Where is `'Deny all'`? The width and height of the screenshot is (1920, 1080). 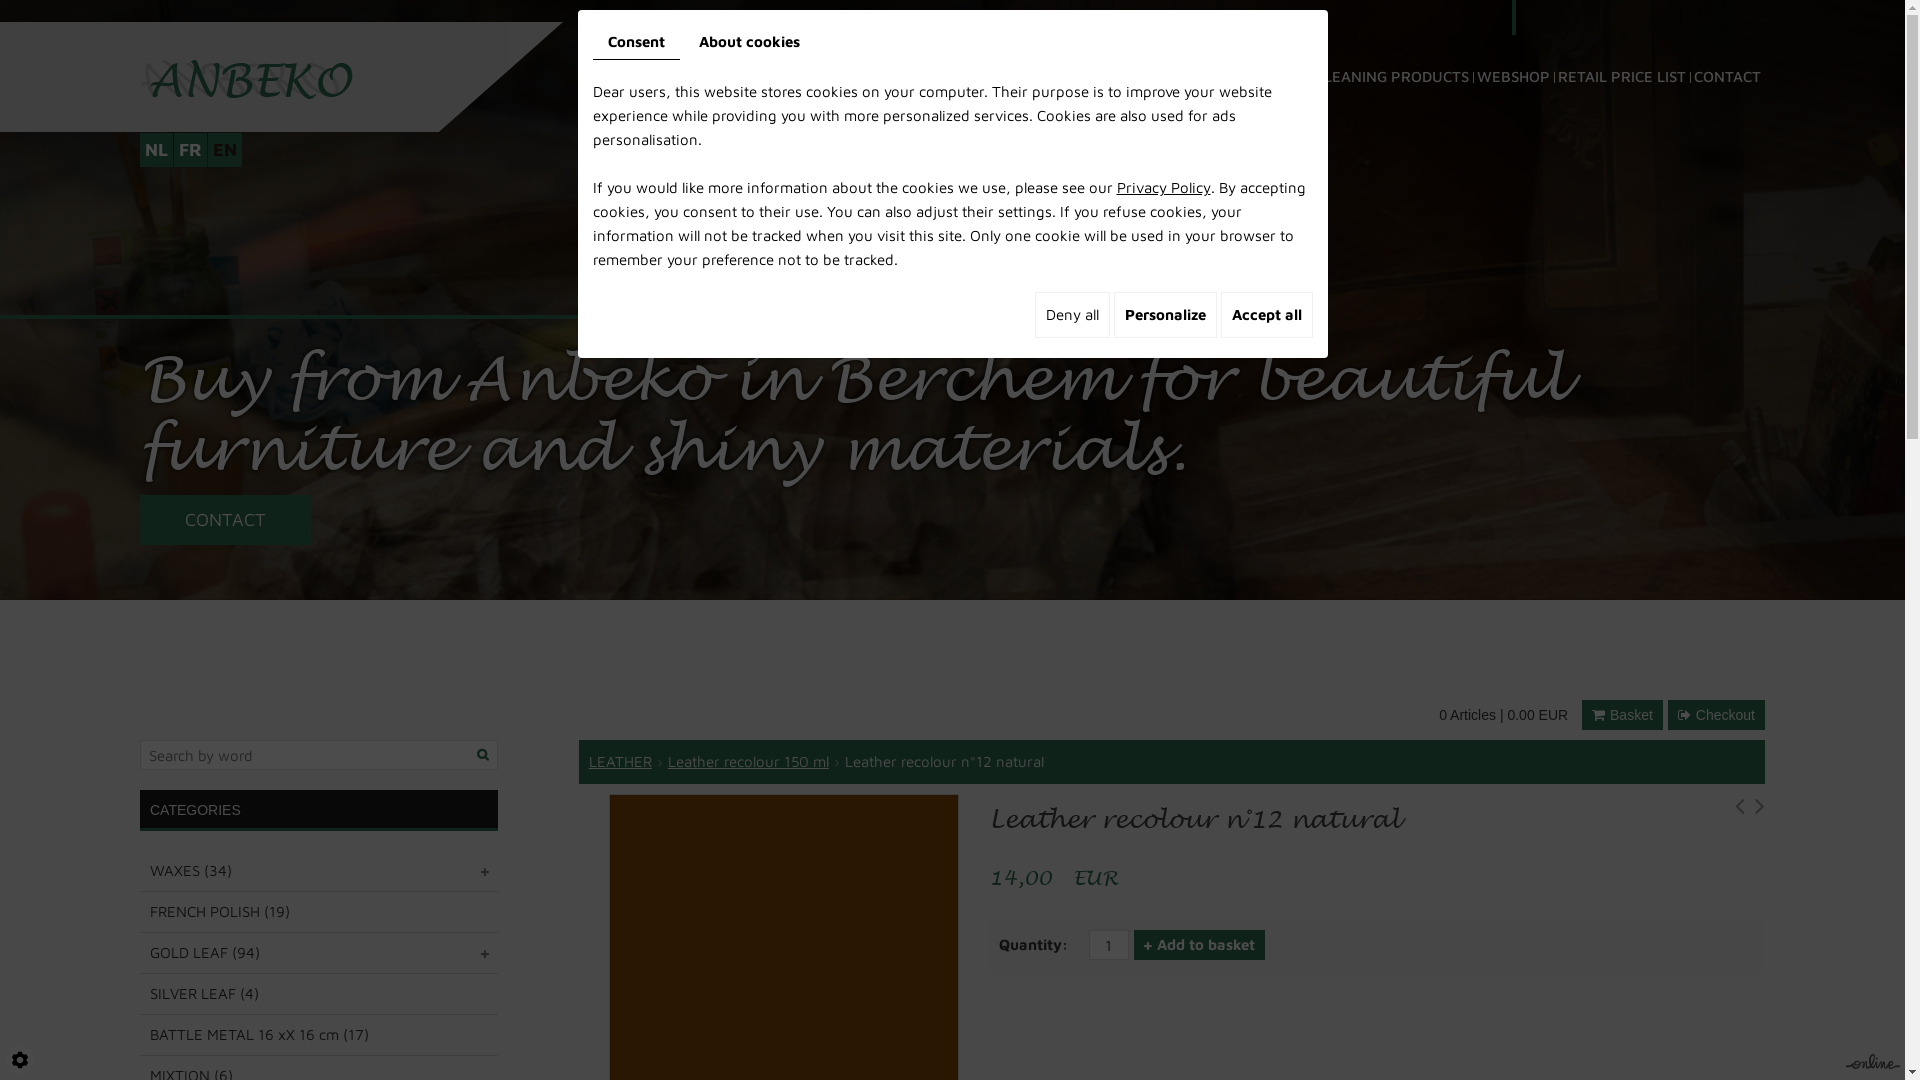 'Deny all' is located at coordinates (1070, 315).